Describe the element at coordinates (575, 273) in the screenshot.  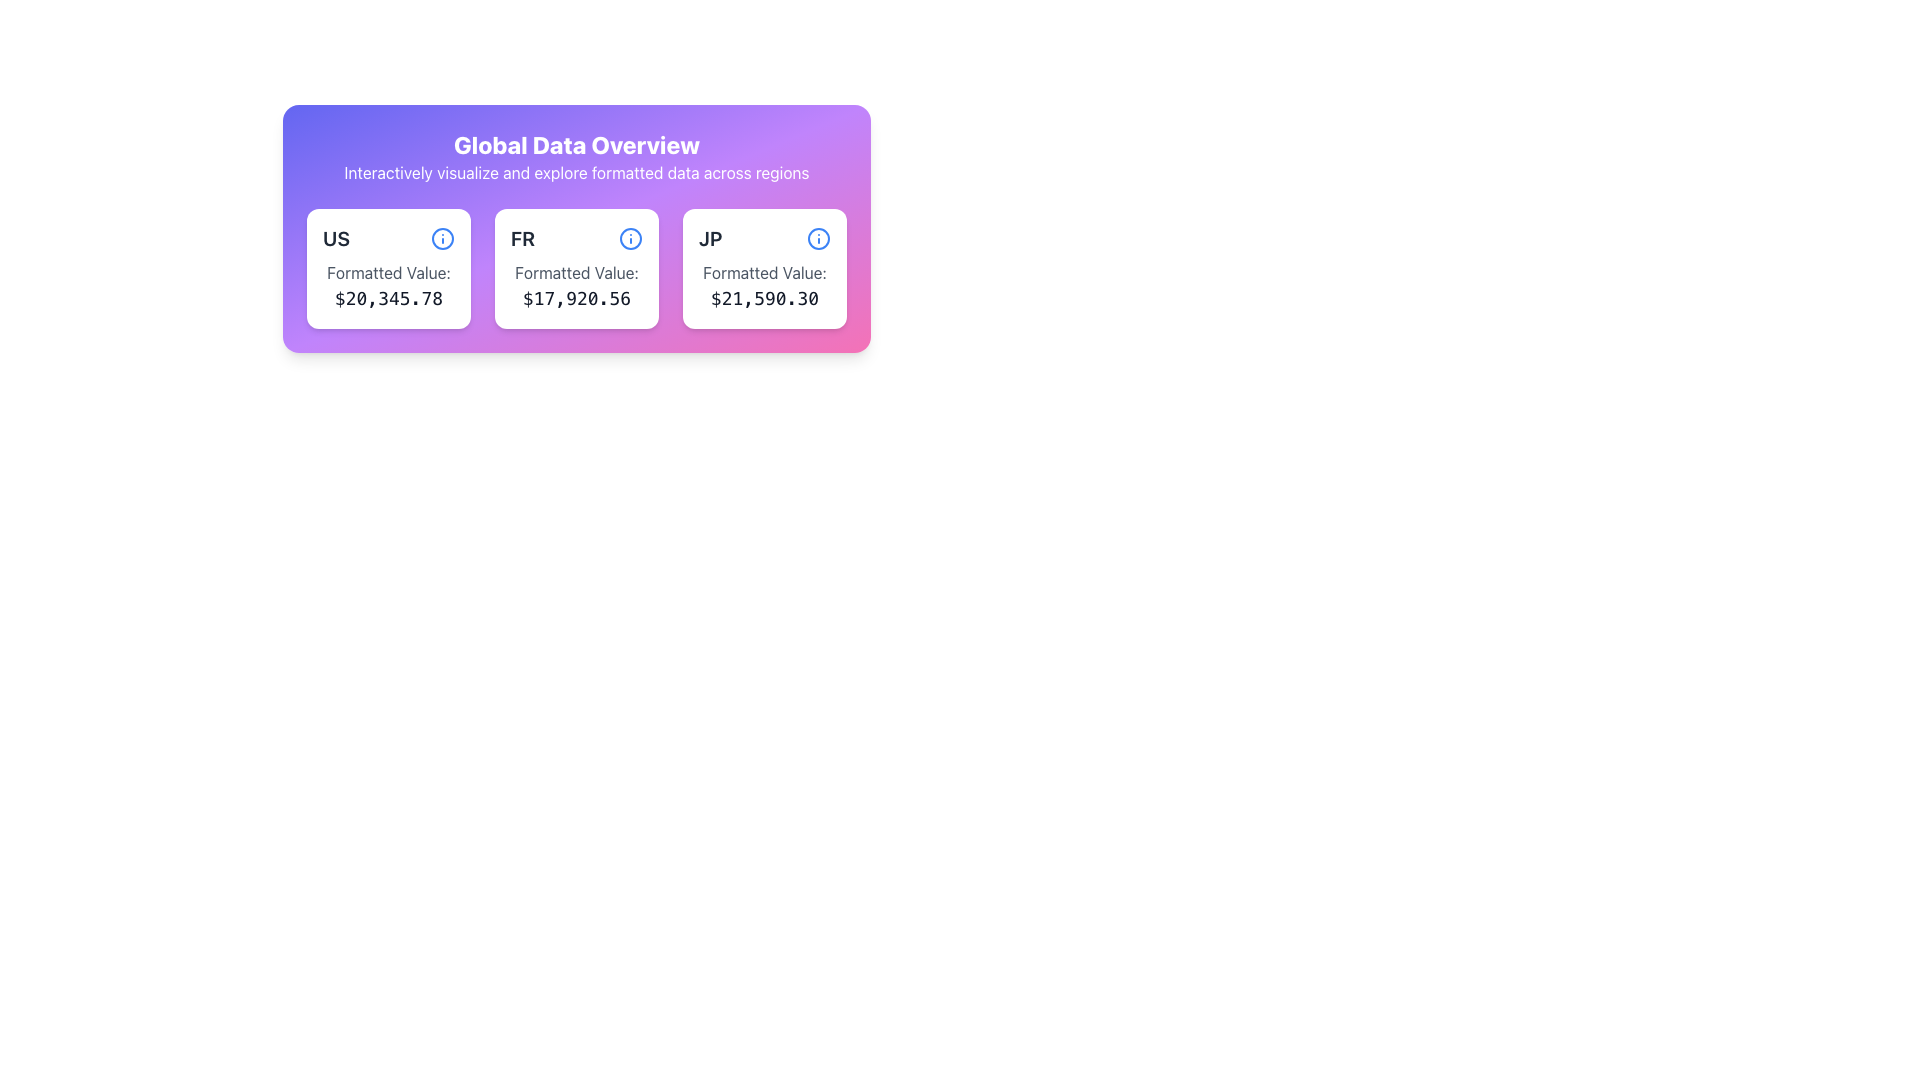
I see `the Static text label identified by 'FR' in the middle panel, which introduces or describes the adjacent numeric value below it` at that location.